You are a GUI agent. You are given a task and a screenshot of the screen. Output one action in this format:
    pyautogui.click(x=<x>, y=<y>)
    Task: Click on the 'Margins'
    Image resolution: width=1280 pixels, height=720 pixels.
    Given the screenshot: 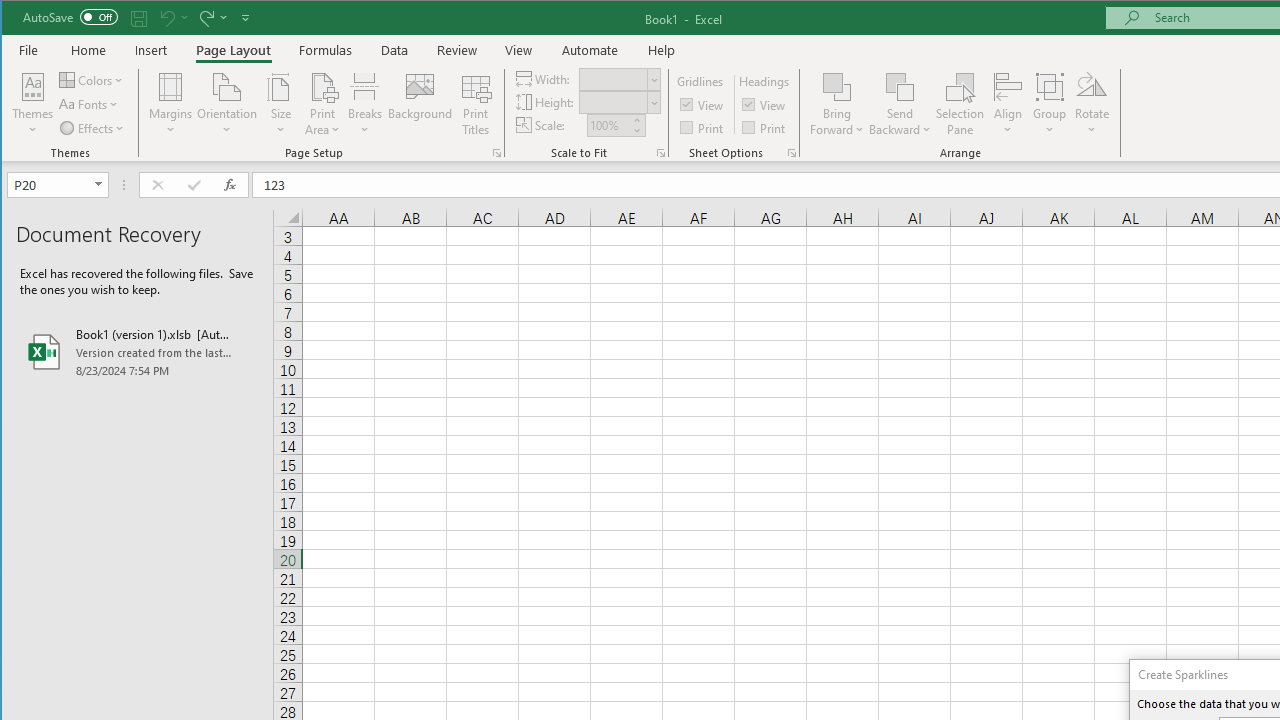 What is the action you would take?
    pyautogui.click(x=170, y=104)
    